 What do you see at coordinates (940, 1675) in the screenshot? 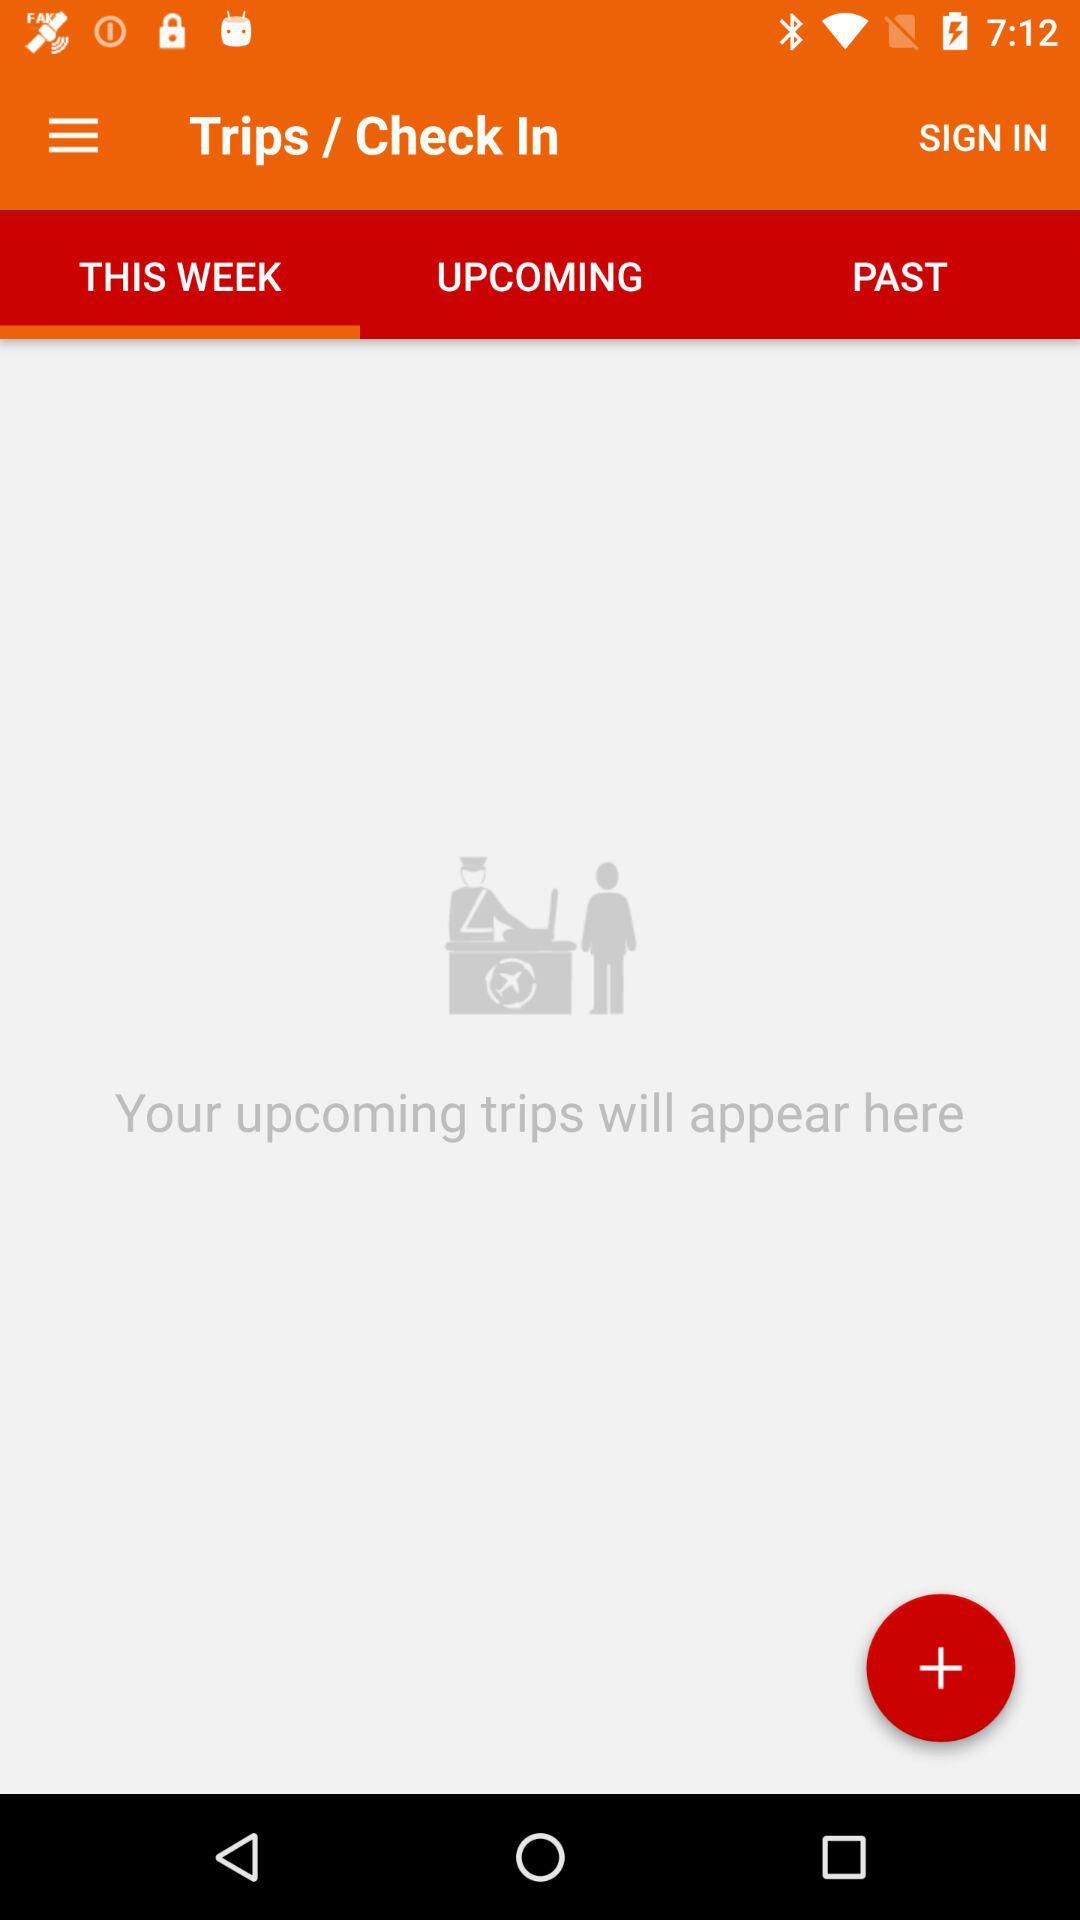
I see `the item below the your upcoming trips icon` at bounding box center [940, 1675].